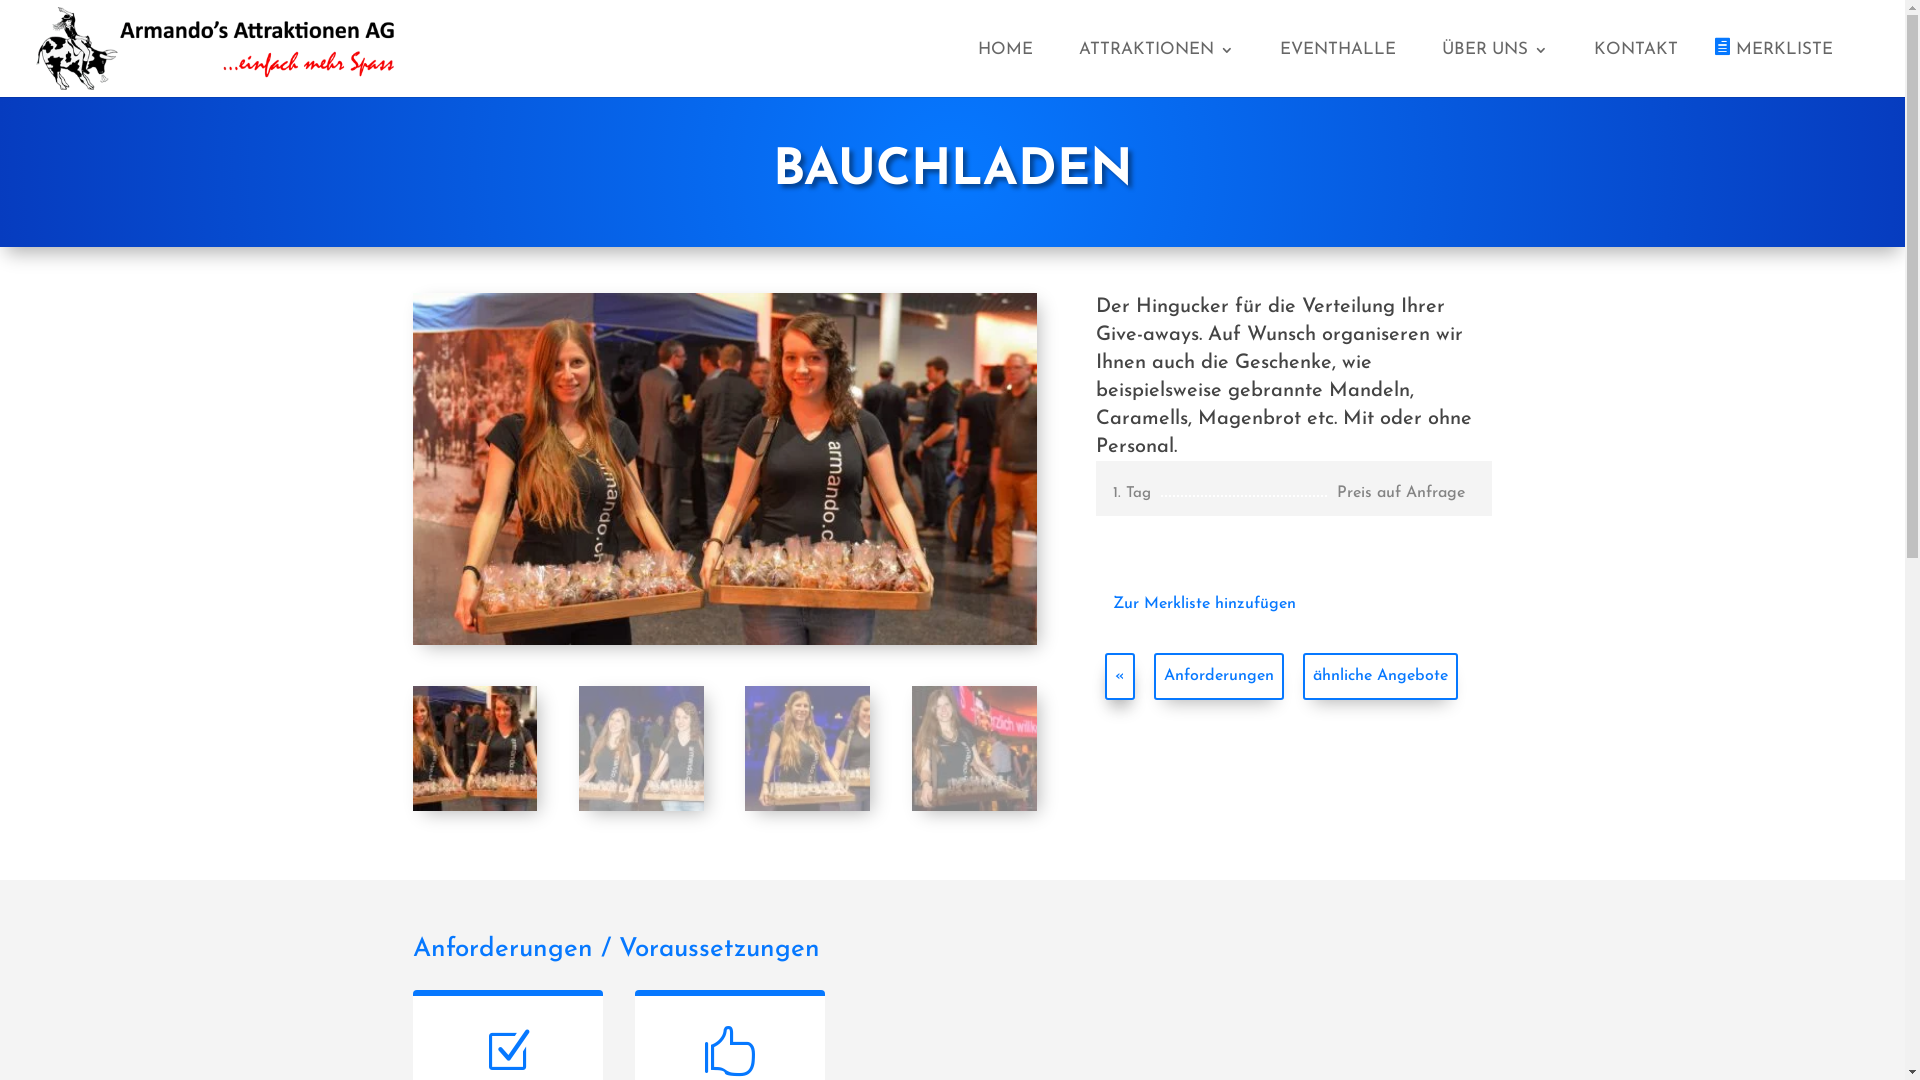 This screenshot has height=1080, width=1920. What do you see at coordinates (1636, 68) in the screenshot?
I see `'KONTAKT'` at bounding box center [1636, 68].